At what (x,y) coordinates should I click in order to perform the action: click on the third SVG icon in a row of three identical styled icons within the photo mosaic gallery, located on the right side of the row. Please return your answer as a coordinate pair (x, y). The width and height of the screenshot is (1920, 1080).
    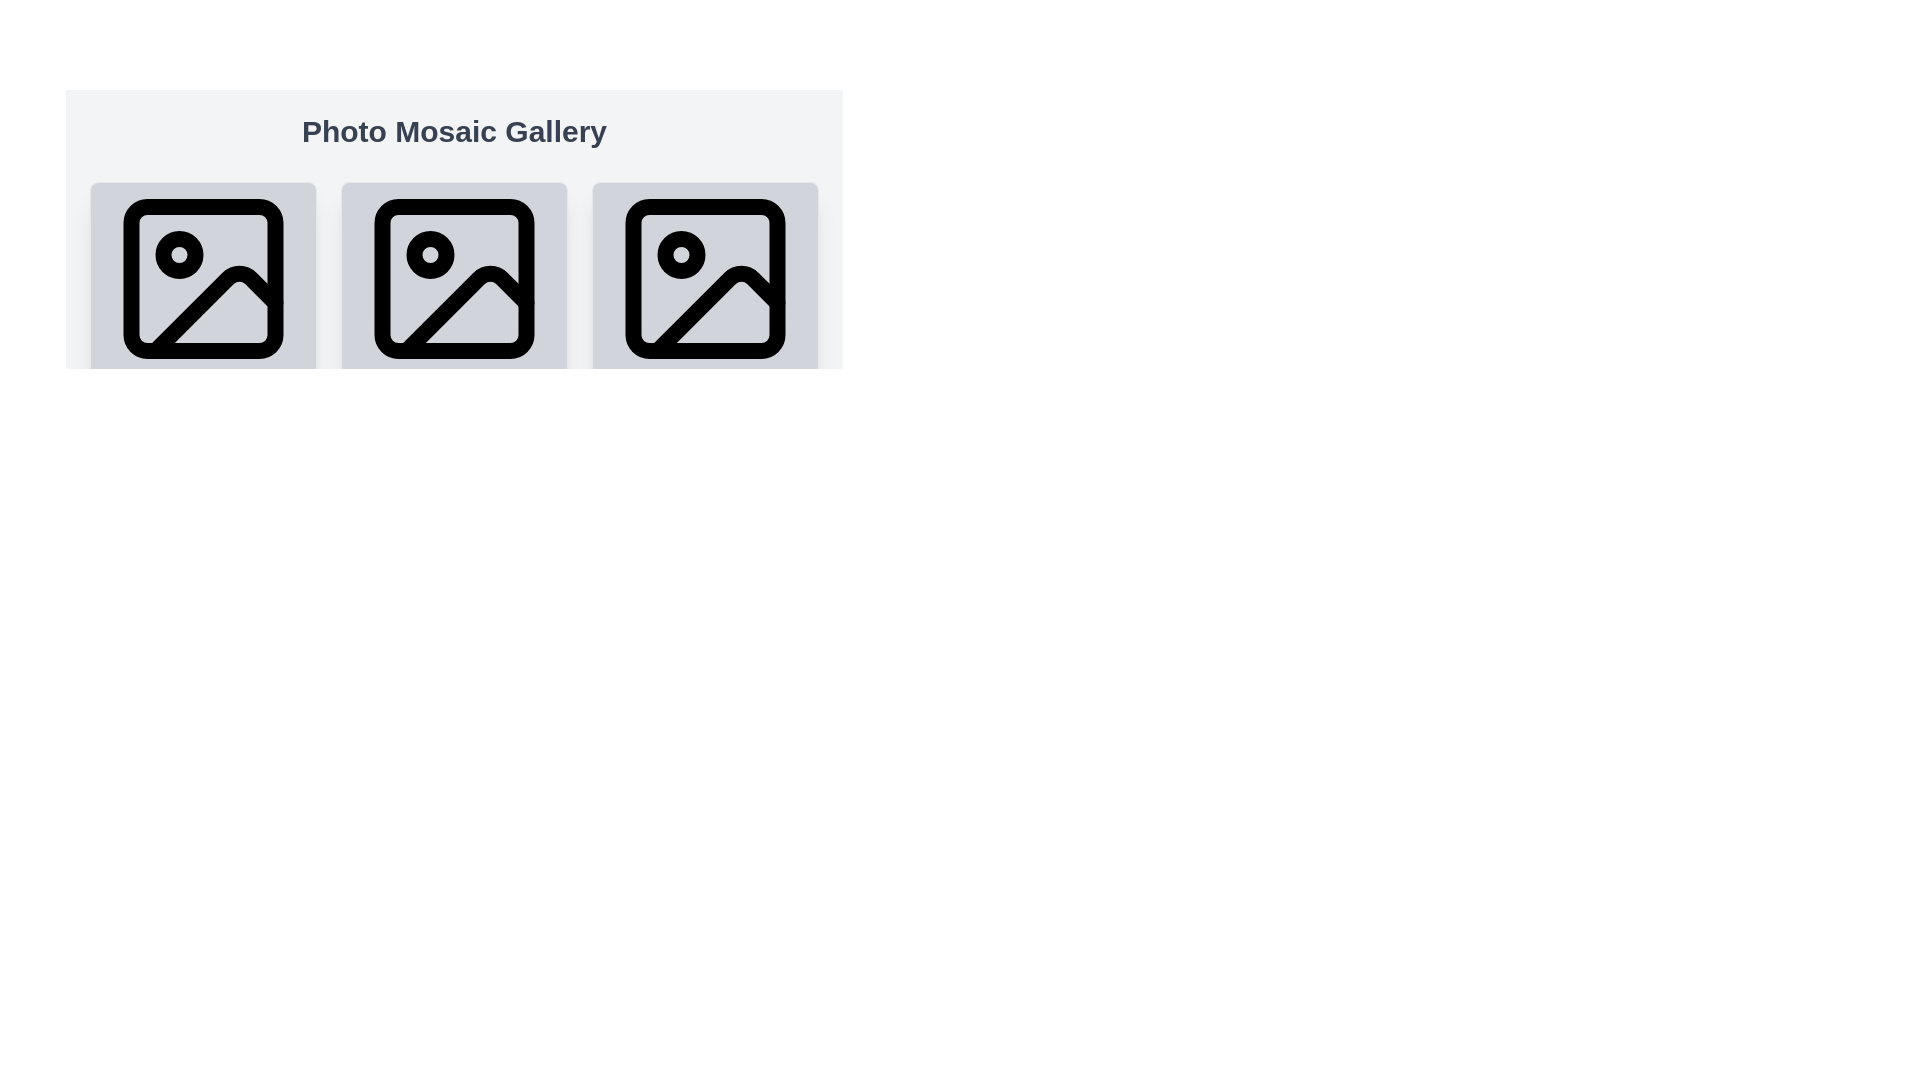
    Looking at the image, I should click on (705, 278).